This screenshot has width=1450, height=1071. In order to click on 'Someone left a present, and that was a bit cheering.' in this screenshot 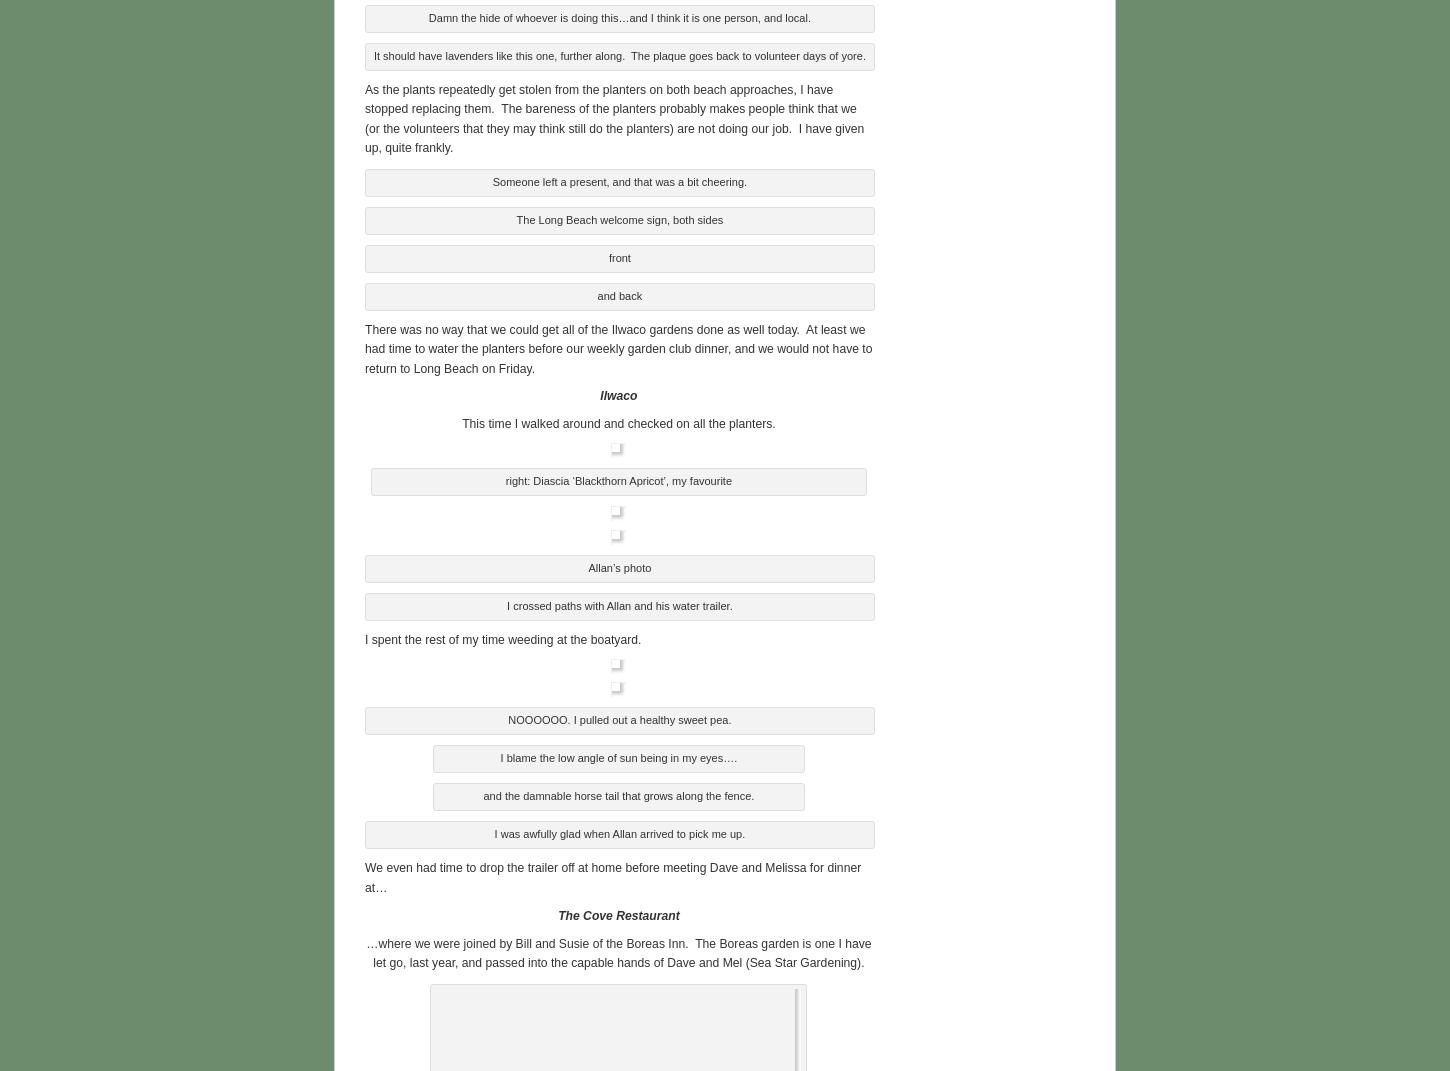, I will do `click(618, 177)`.